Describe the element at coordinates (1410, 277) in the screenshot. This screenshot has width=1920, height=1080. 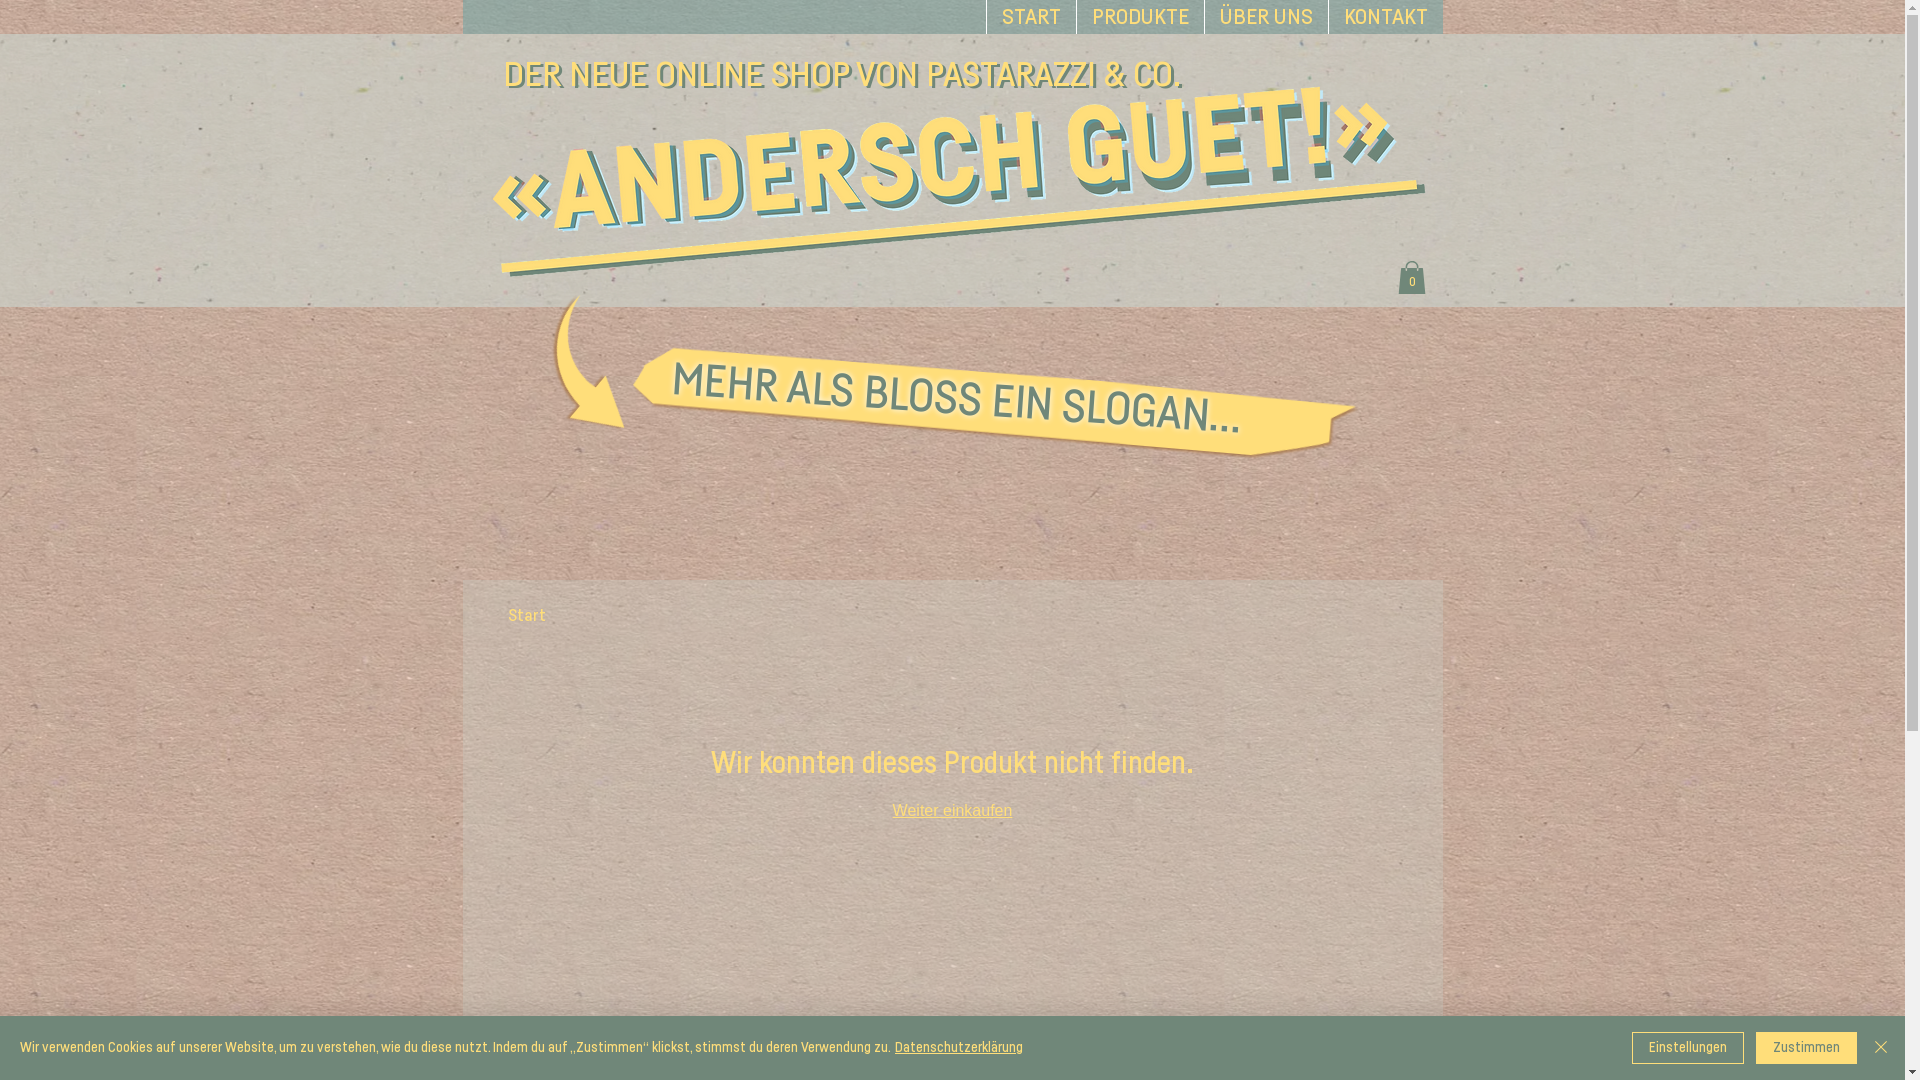
I see `'0'` at that location.